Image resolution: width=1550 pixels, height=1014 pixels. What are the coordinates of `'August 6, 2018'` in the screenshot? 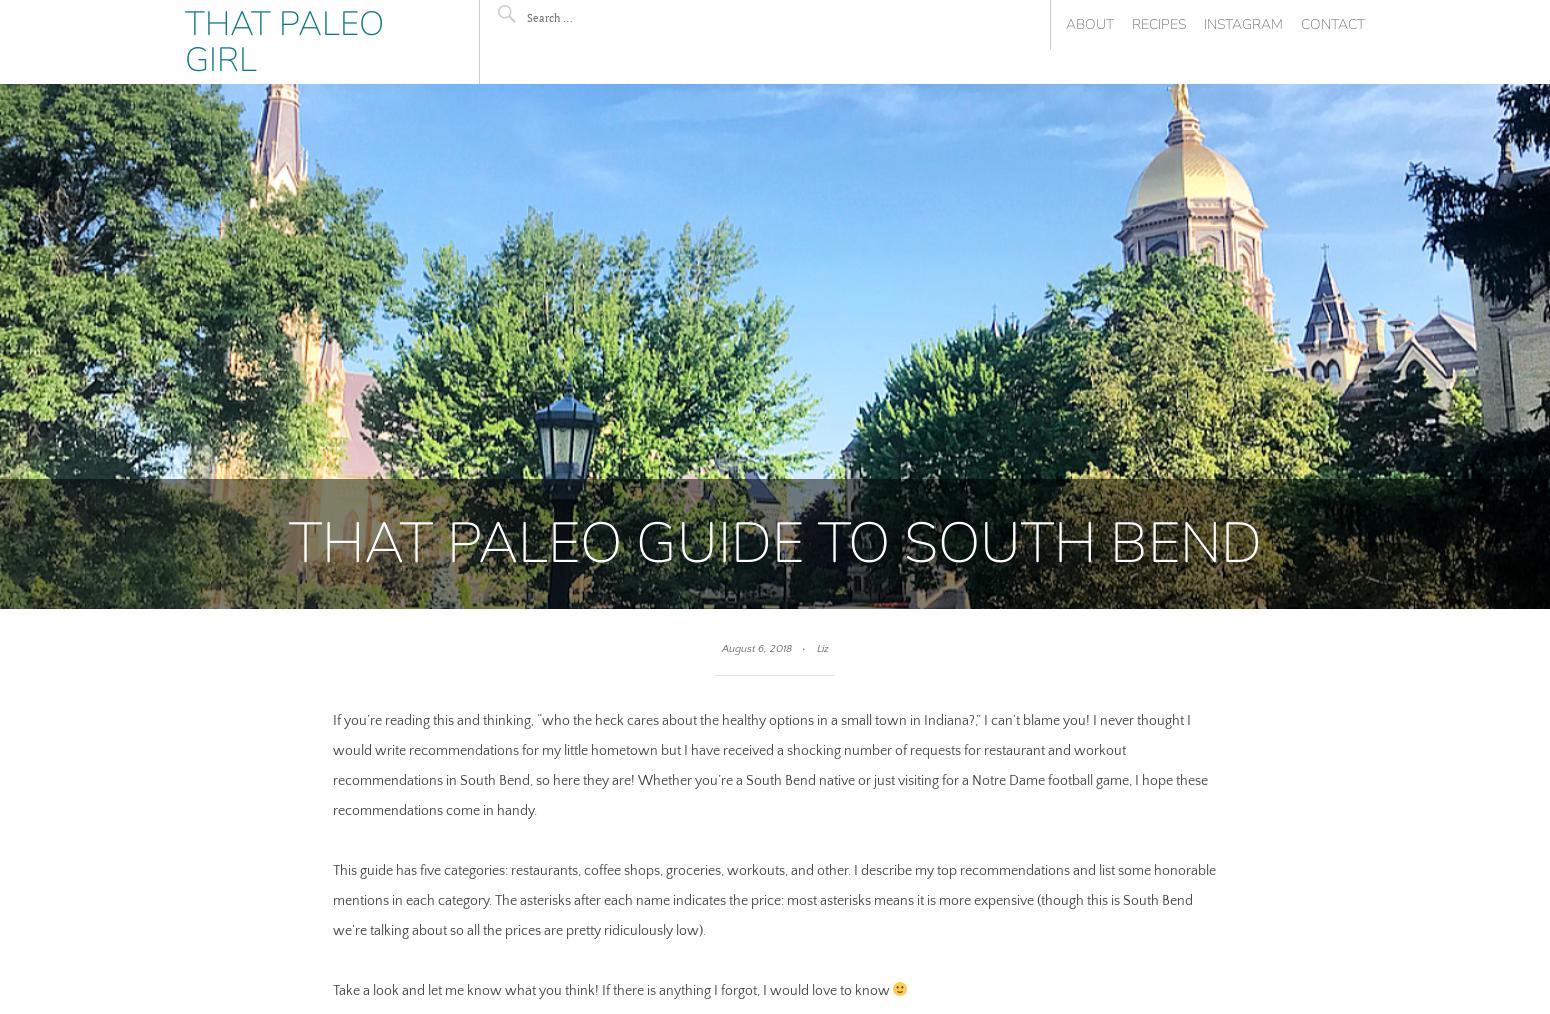 It's located at (755, 648).